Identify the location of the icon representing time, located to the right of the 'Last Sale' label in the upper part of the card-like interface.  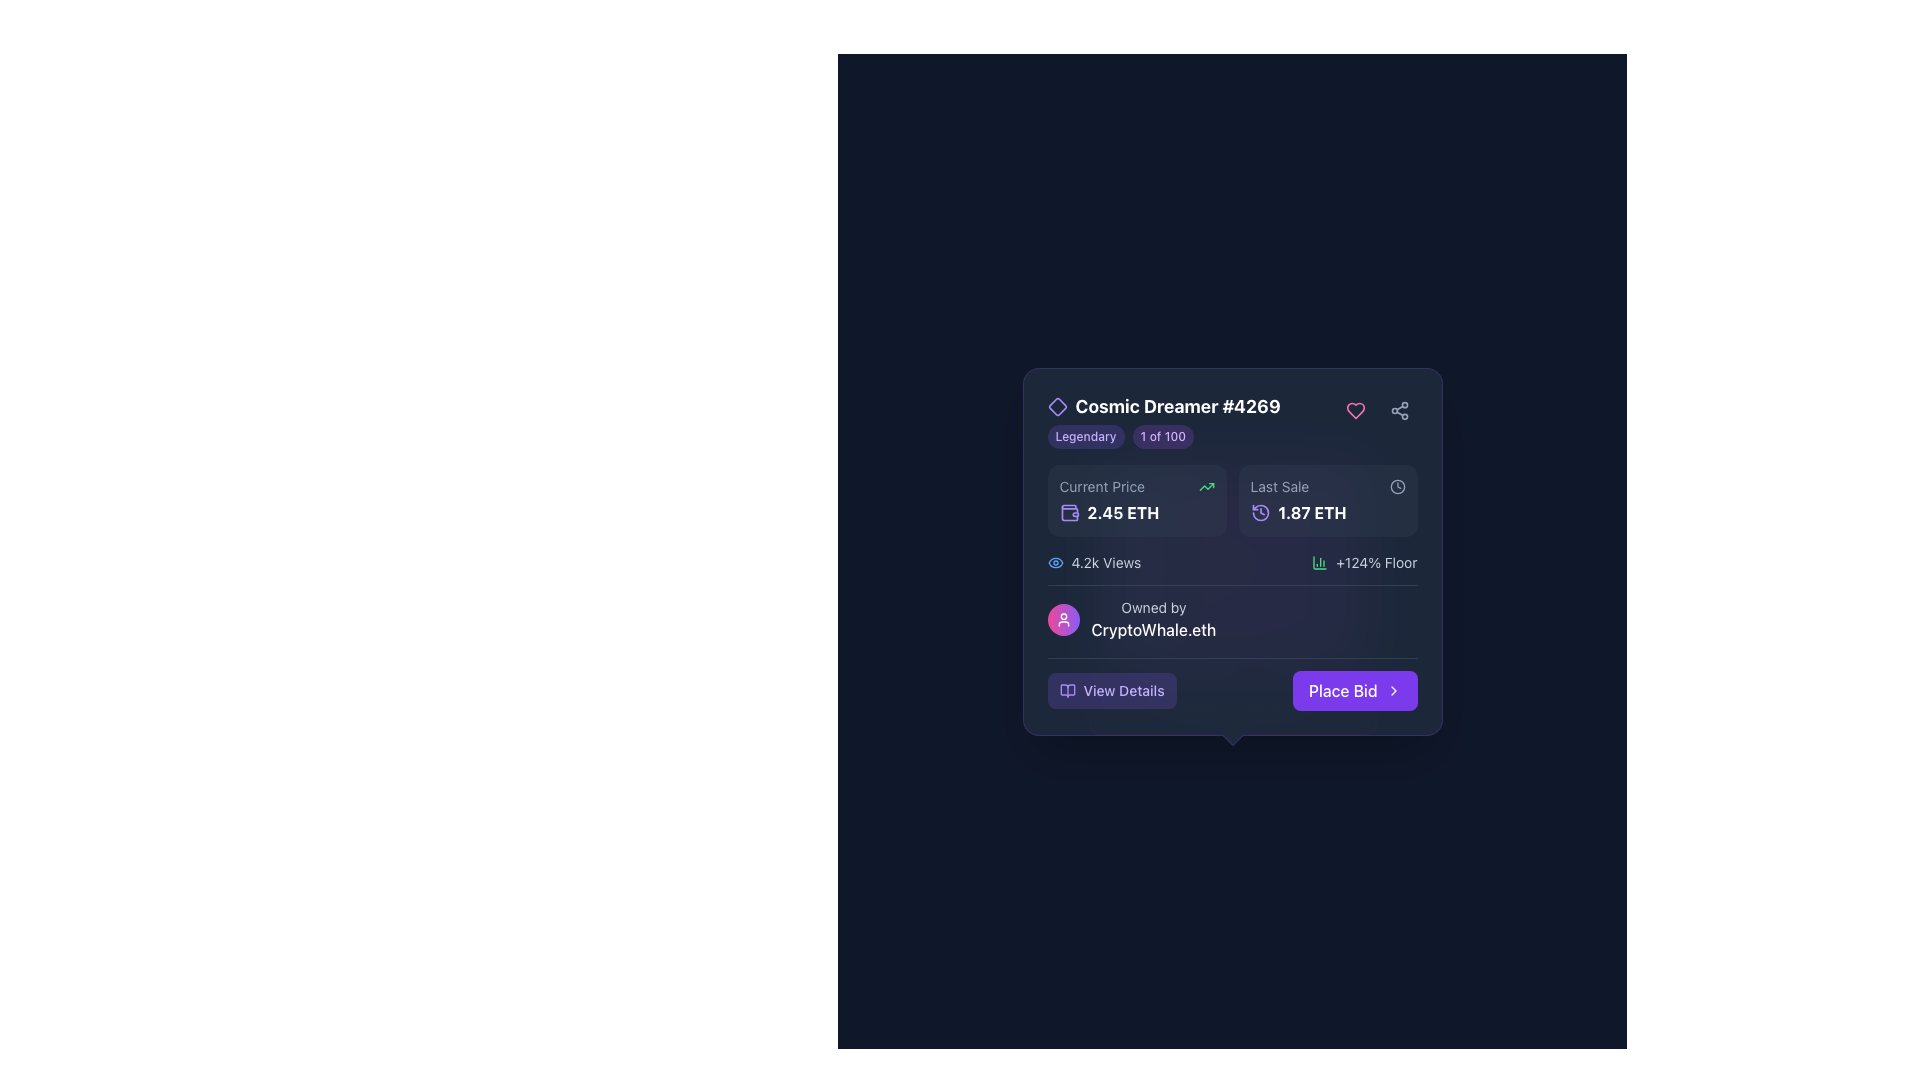
(1396, 486).